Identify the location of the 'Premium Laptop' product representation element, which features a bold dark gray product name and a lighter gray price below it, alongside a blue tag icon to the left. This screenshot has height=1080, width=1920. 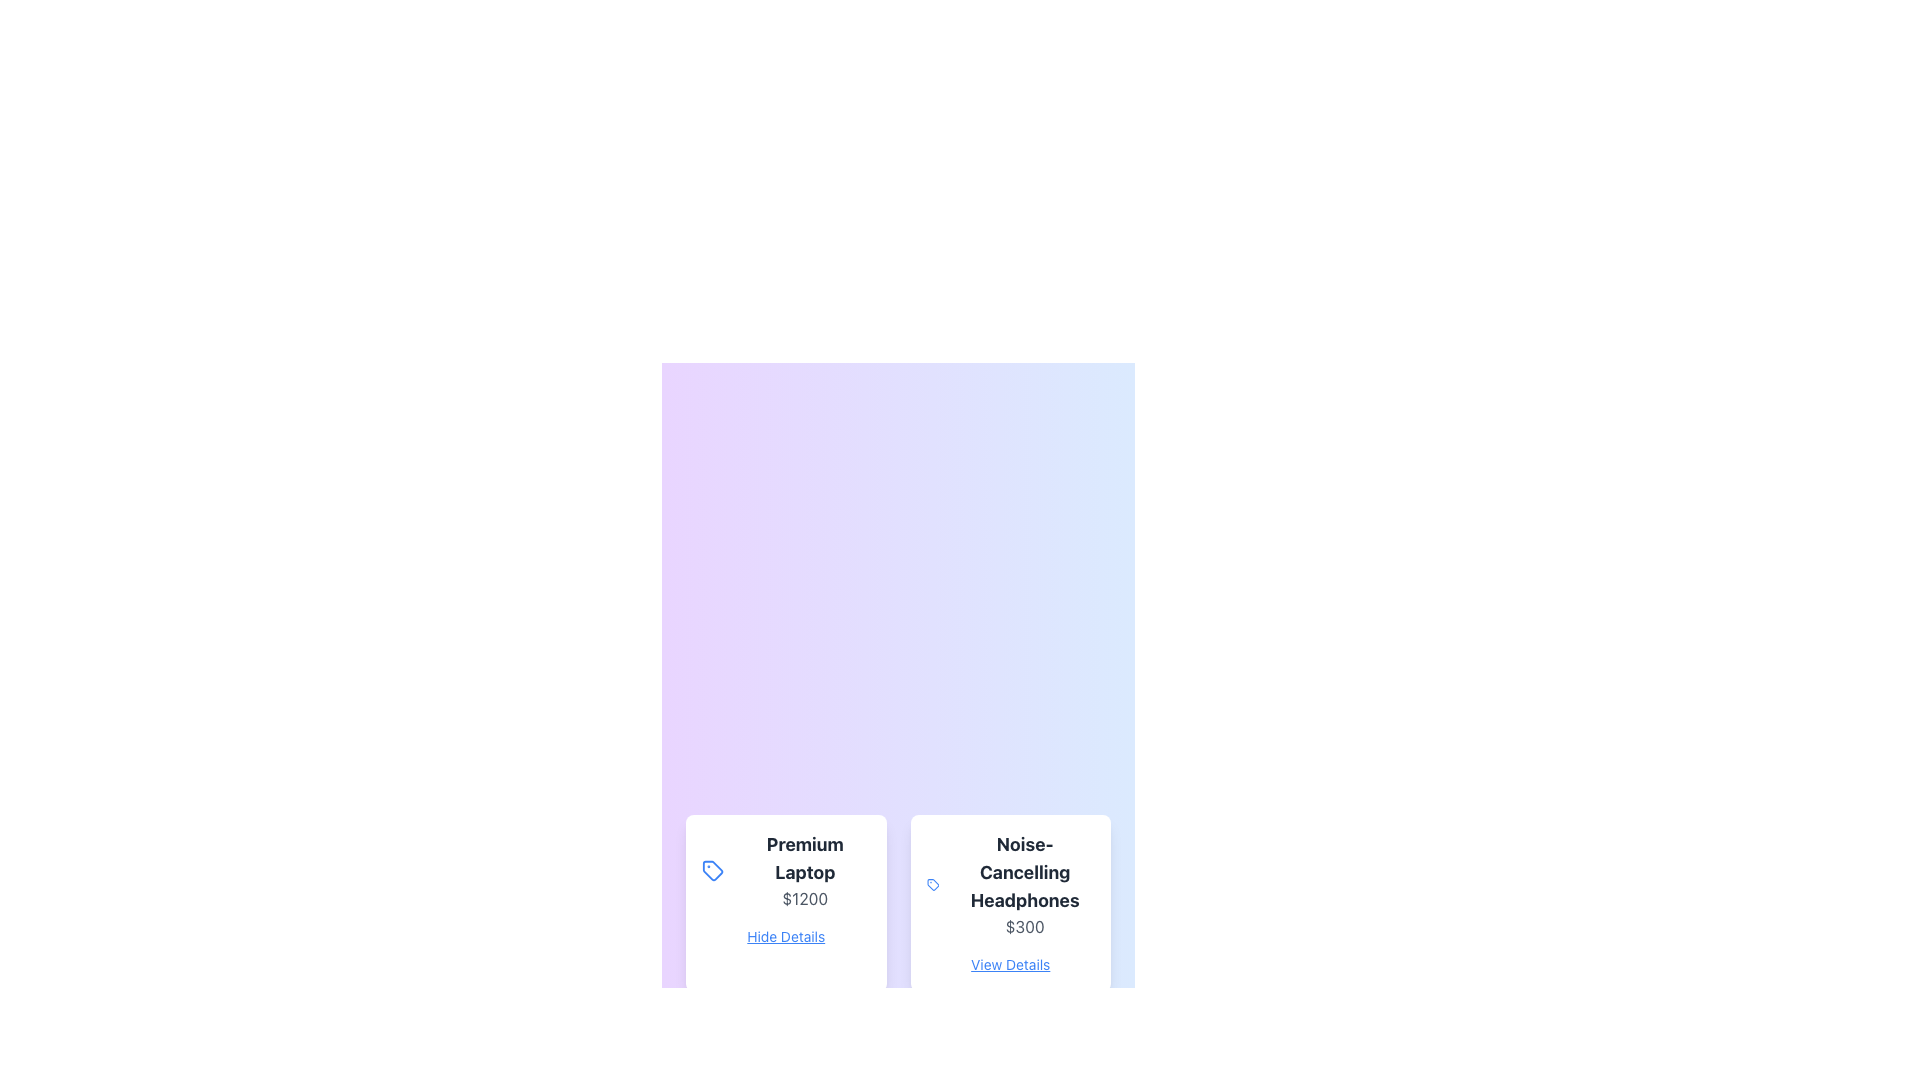
(785, 869).